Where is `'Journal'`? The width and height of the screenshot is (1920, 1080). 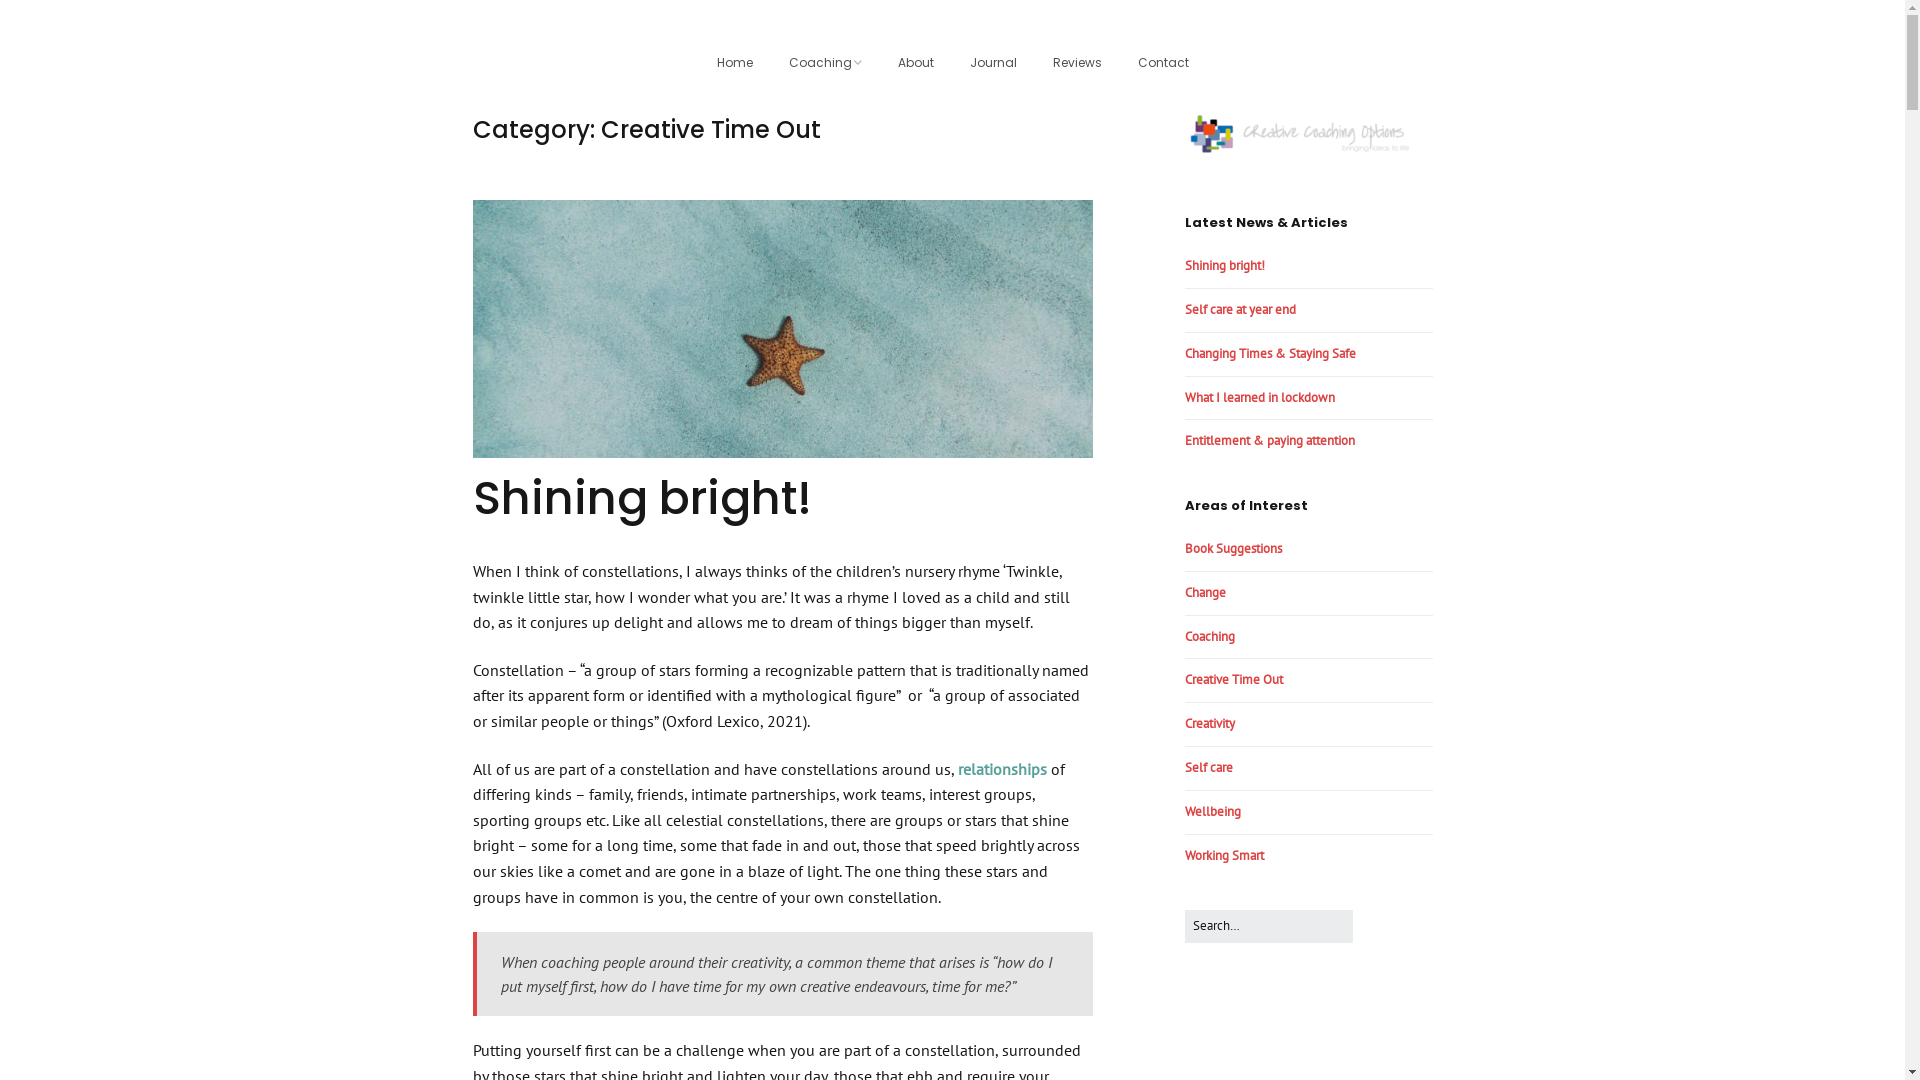
'Journal' is located at coordinates (953, 62).